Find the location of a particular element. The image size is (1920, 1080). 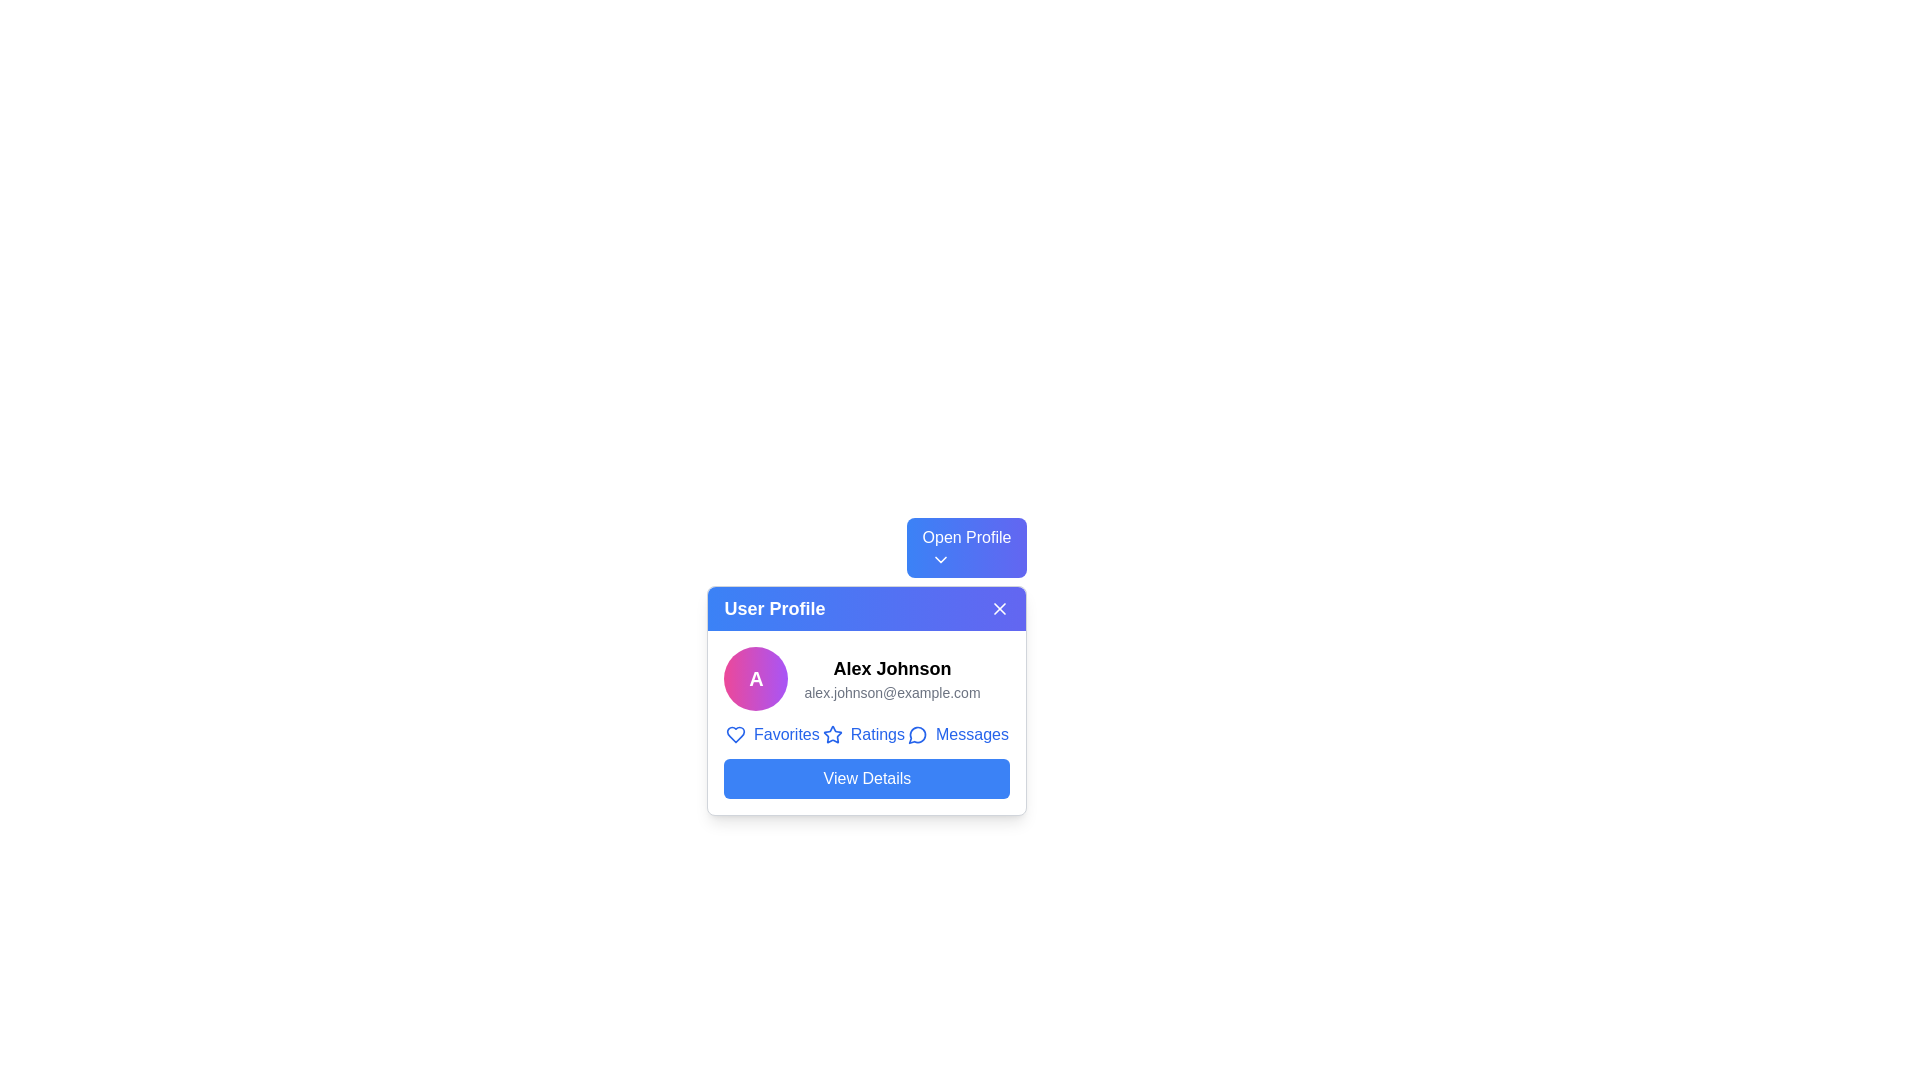

the 'Favorites' text label, which is styled in blue and located near a heart icon in the user card interface under 'User Profile' is located at coordinates (785, 735).